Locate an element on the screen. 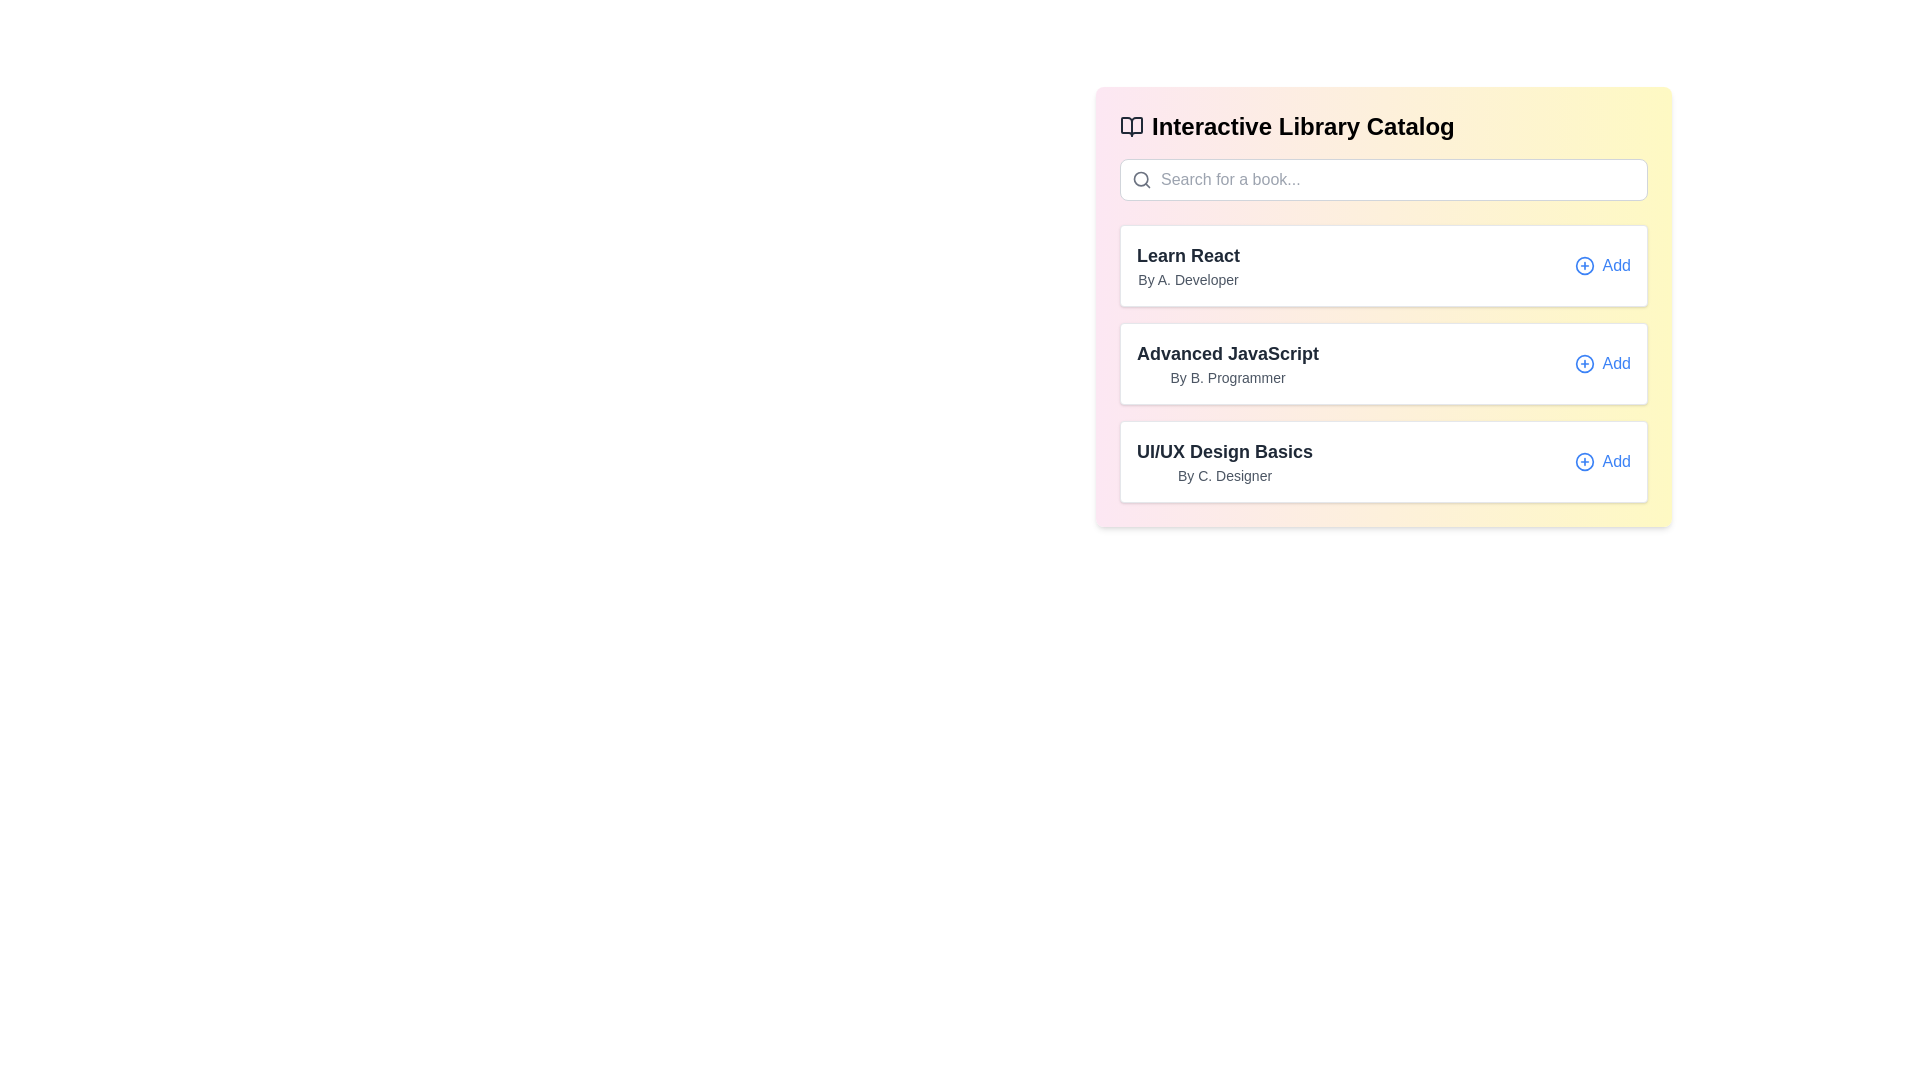  the button icon is located at coordinates (1583, 363).